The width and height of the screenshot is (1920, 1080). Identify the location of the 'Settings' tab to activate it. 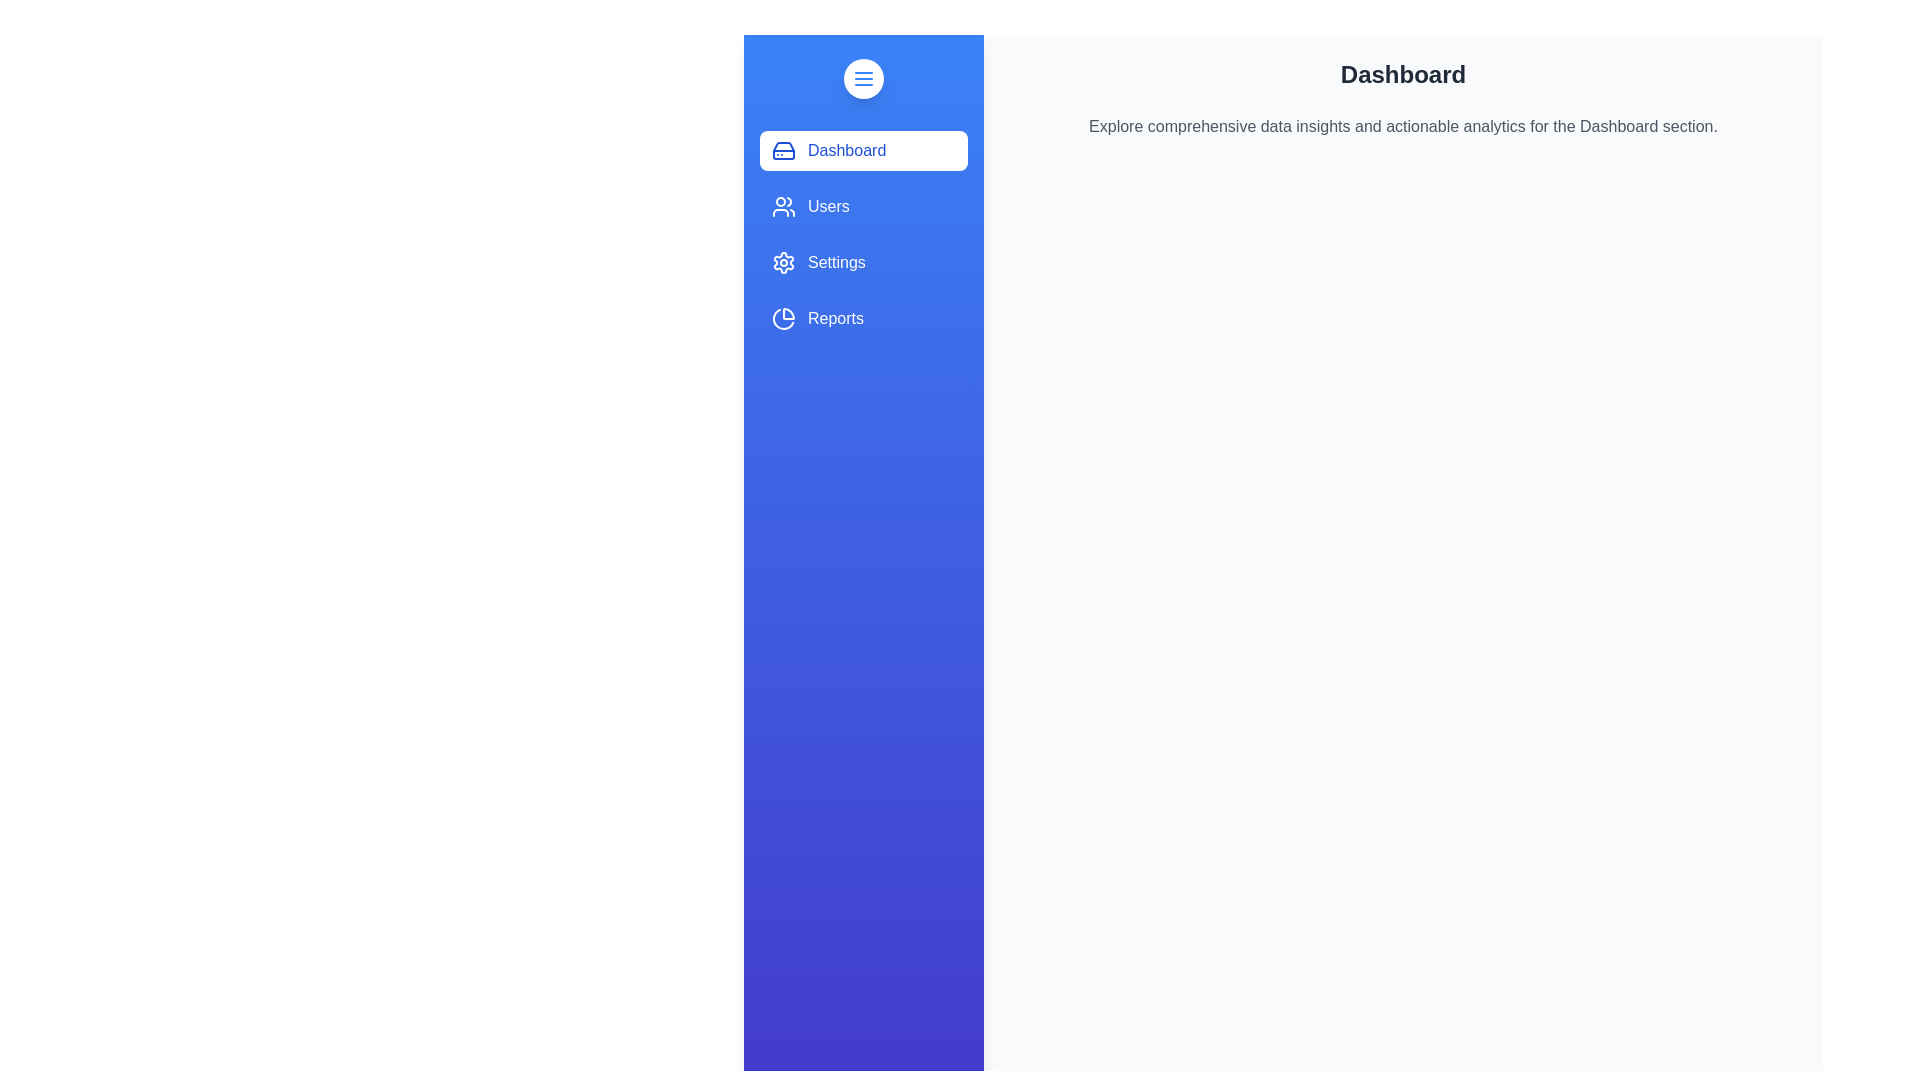
(864, 261).